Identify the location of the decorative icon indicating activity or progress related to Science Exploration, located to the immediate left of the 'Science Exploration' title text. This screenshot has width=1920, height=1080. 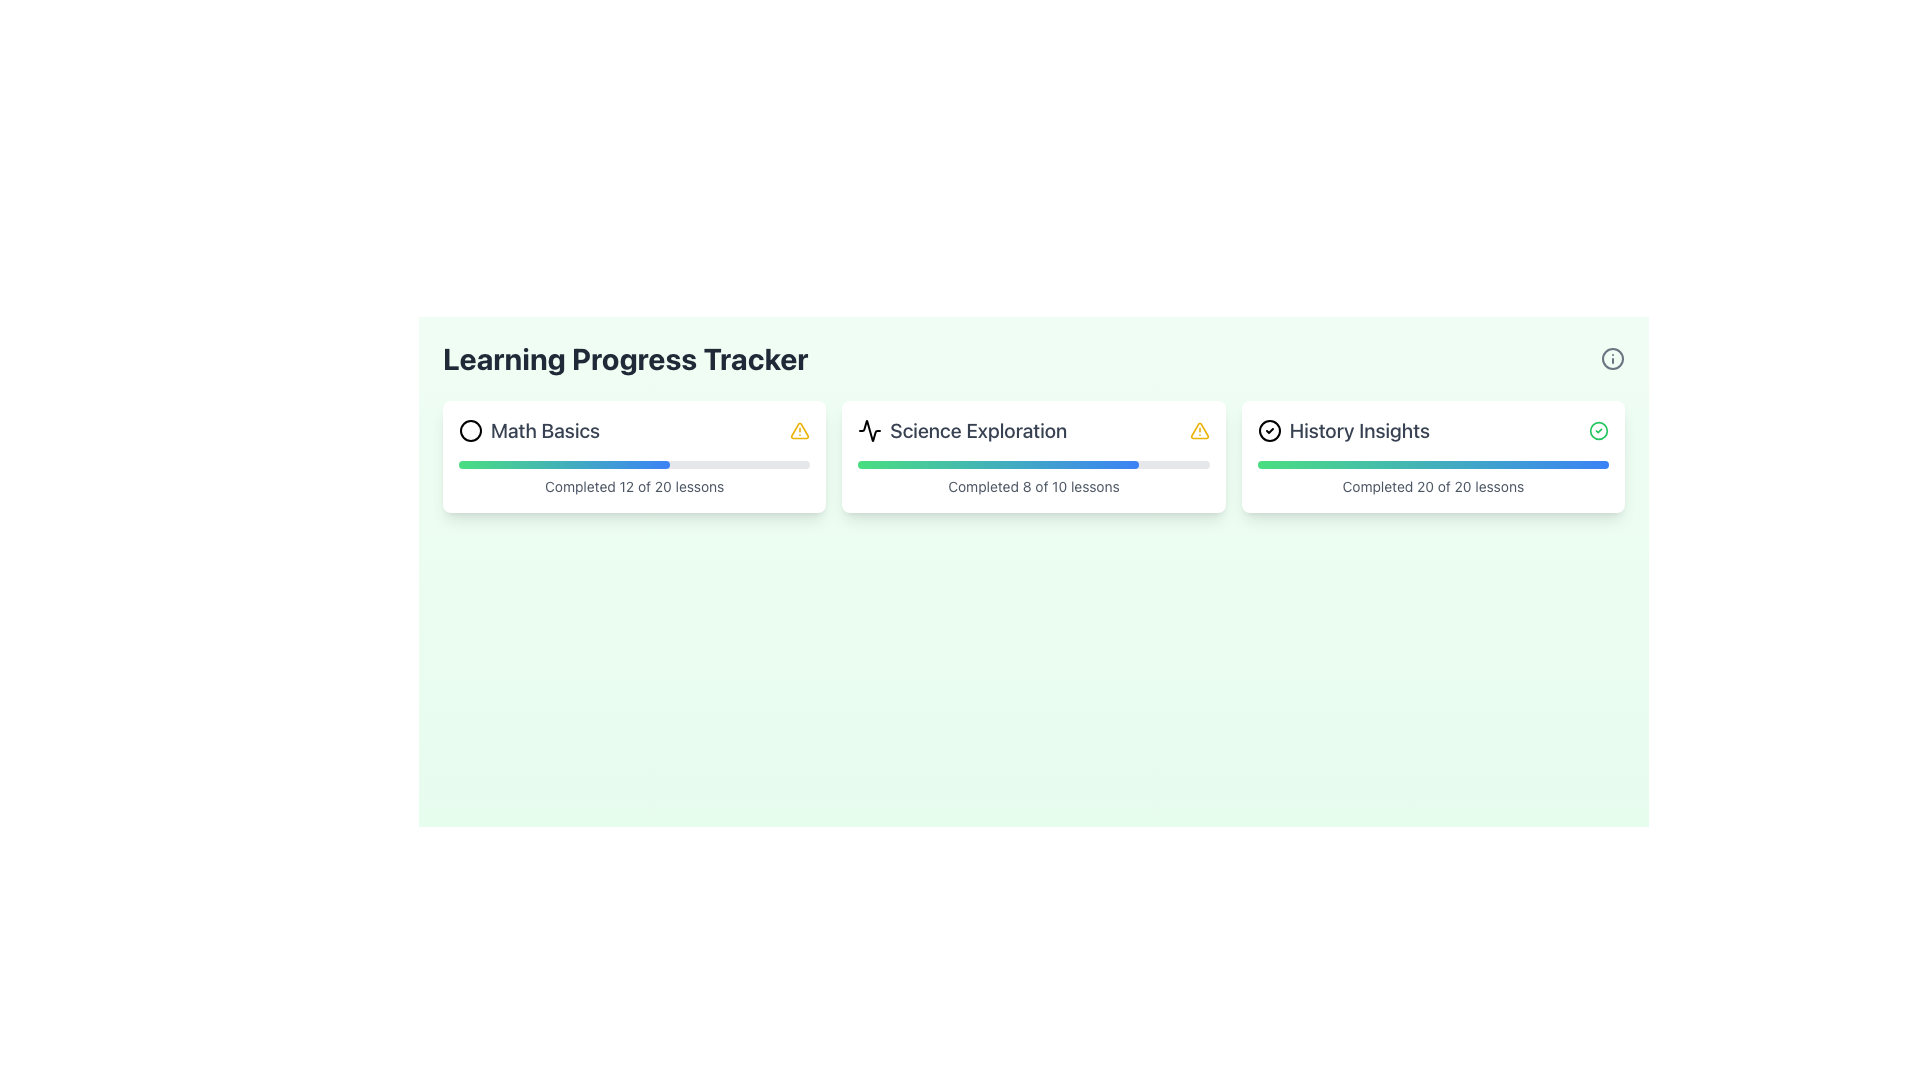
(870, 430).